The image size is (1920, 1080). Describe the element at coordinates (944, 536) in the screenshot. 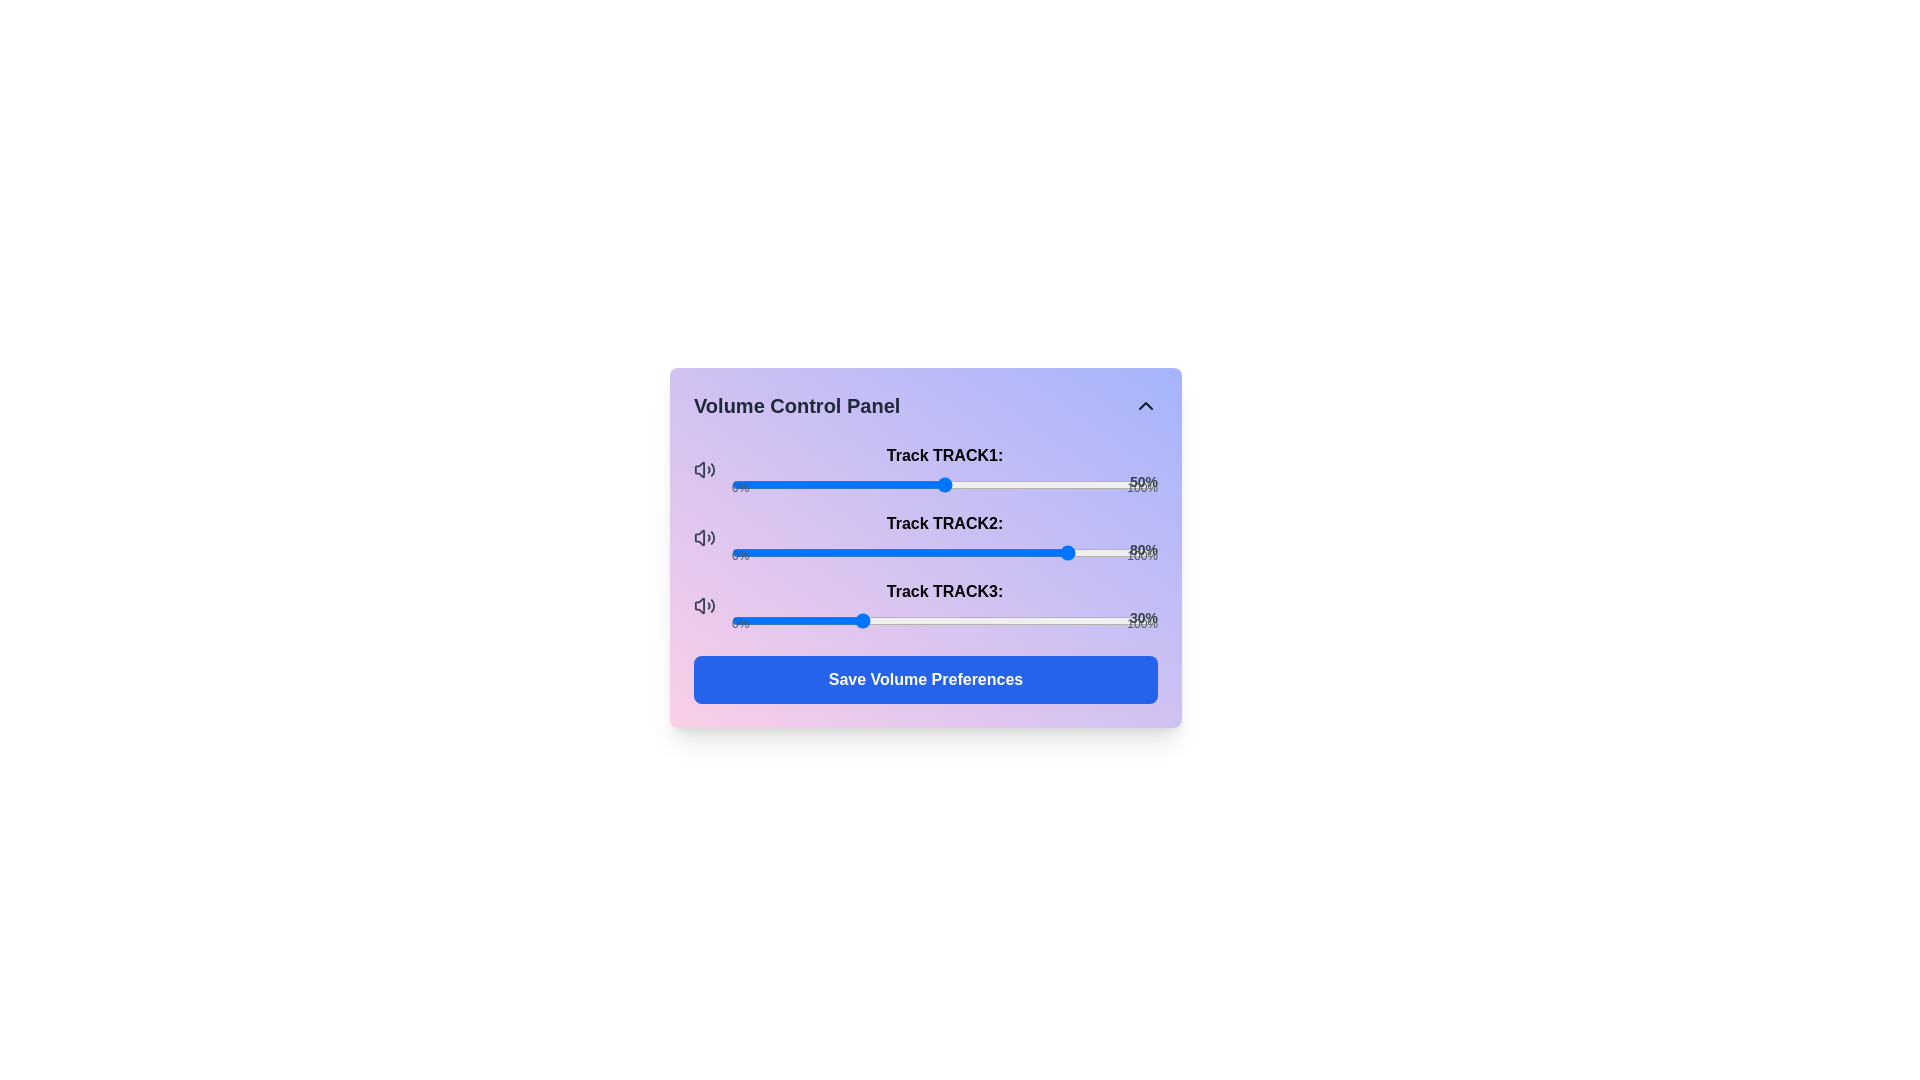

I see `the slider control for 'Track TRACK2'` at that location.